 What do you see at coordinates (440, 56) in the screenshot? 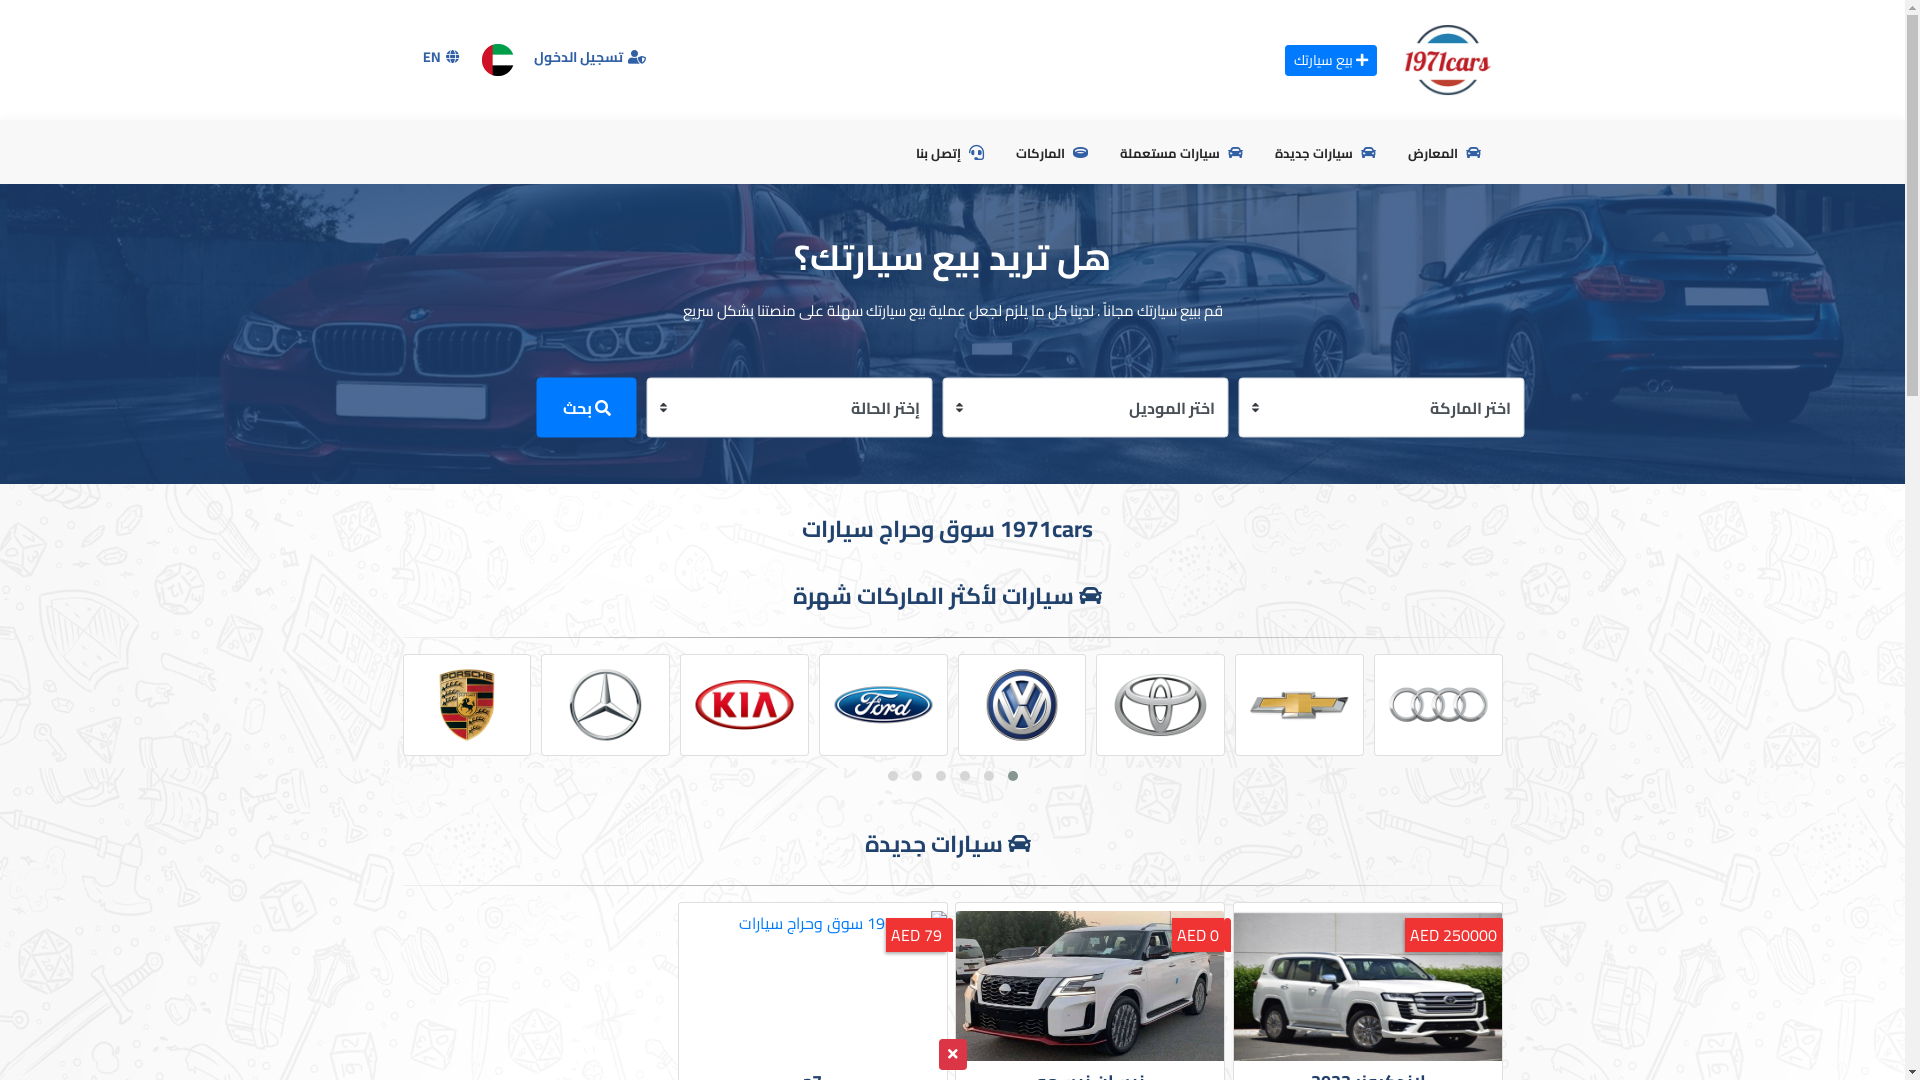
I see `'EN'` at bounding box center [440, 56].